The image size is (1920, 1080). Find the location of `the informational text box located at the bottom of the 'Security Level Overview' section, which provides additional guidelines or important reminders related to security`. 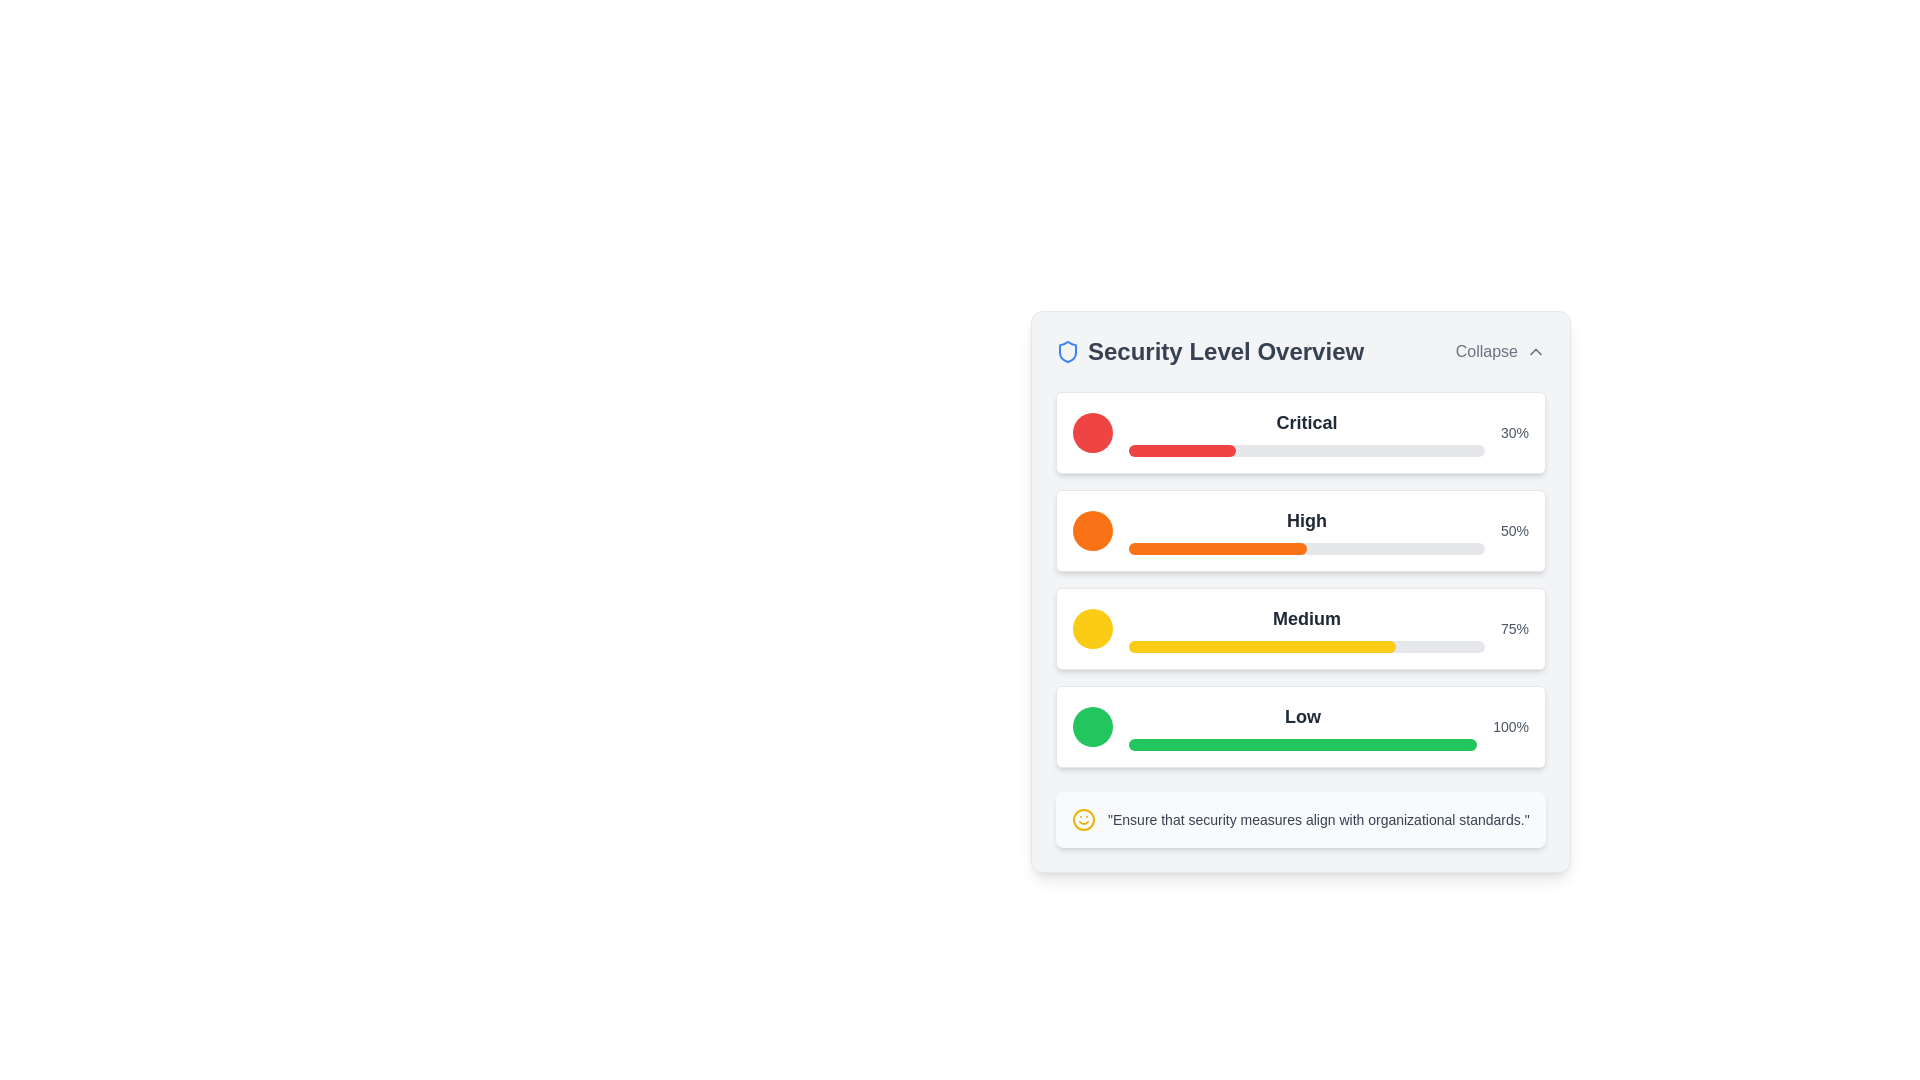

the informational text box located at the bottom of the 'Security Level Overview' section, which provides additional guidelines or important reminders related to security is located at coordinates (1300, 820).